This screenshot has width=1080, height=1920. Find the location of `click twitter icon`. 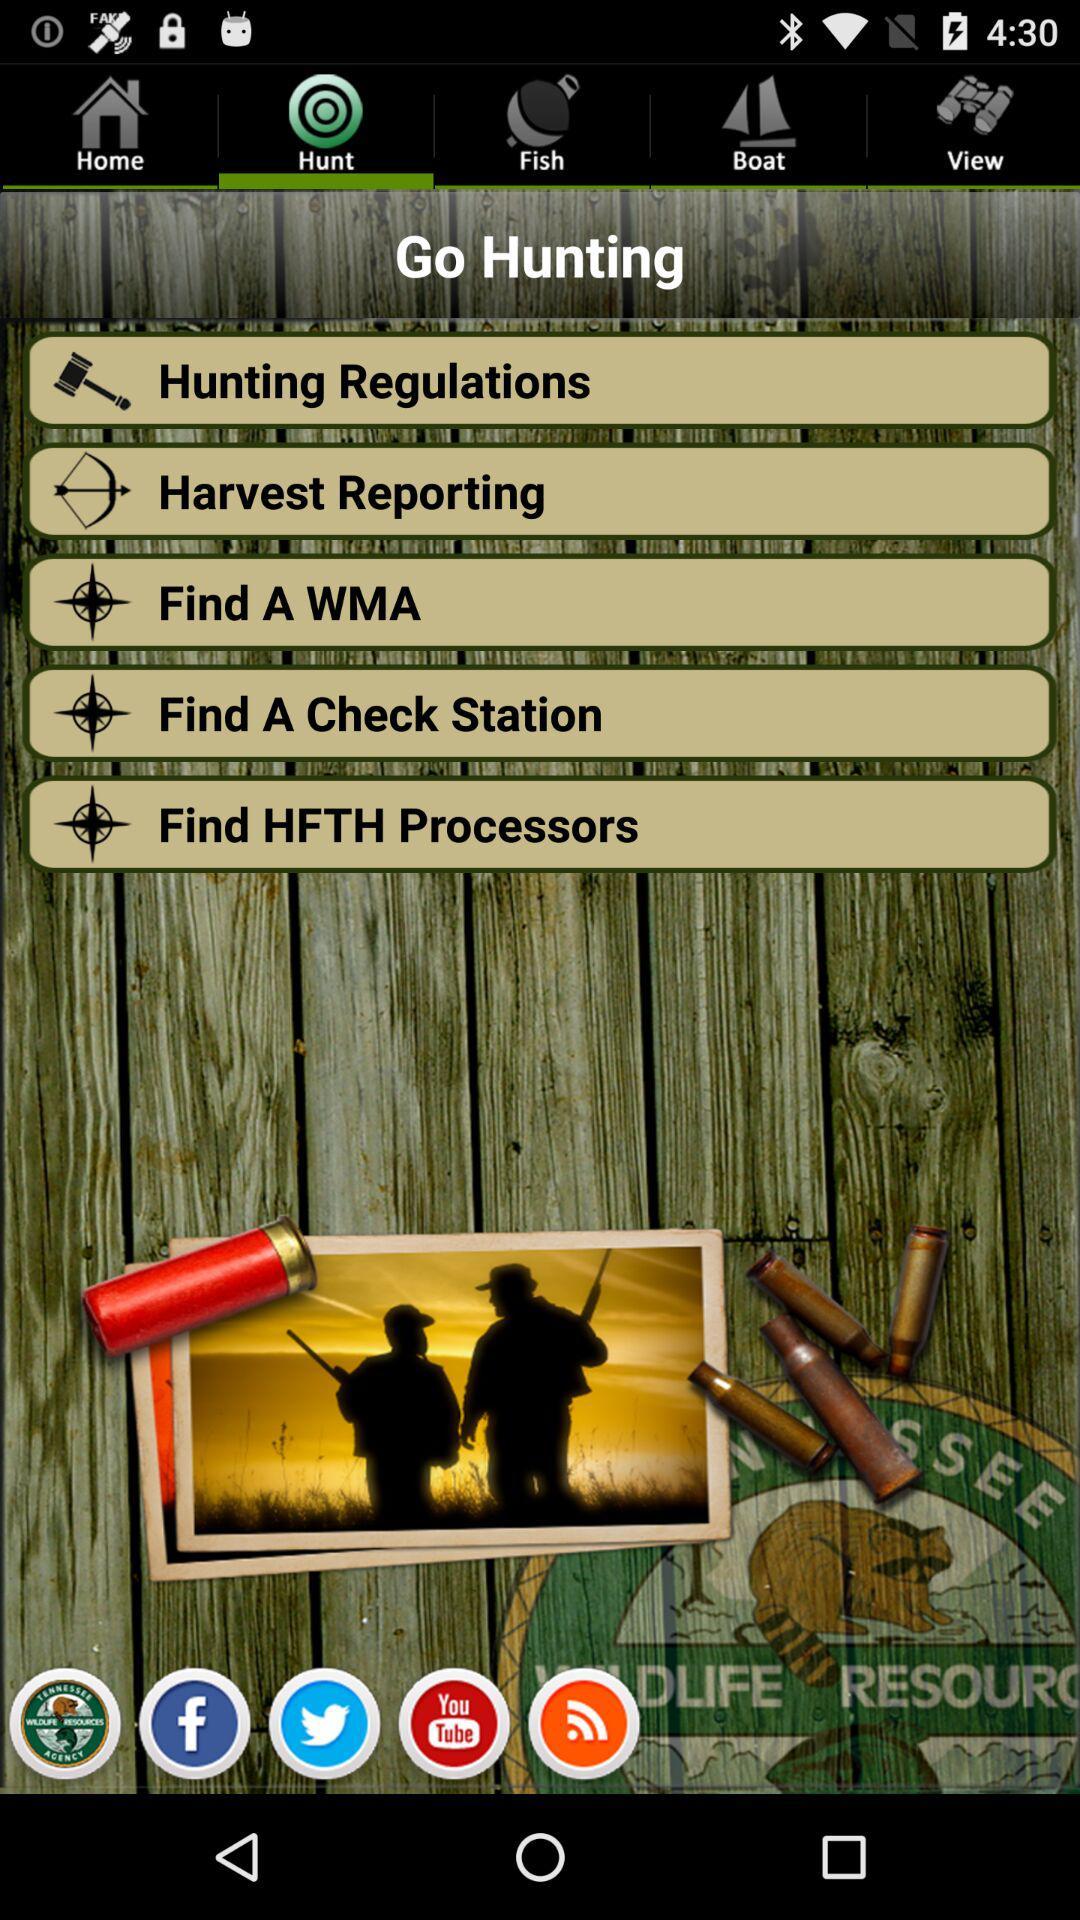

click twitter icon is located at coordinates (323, 1728).